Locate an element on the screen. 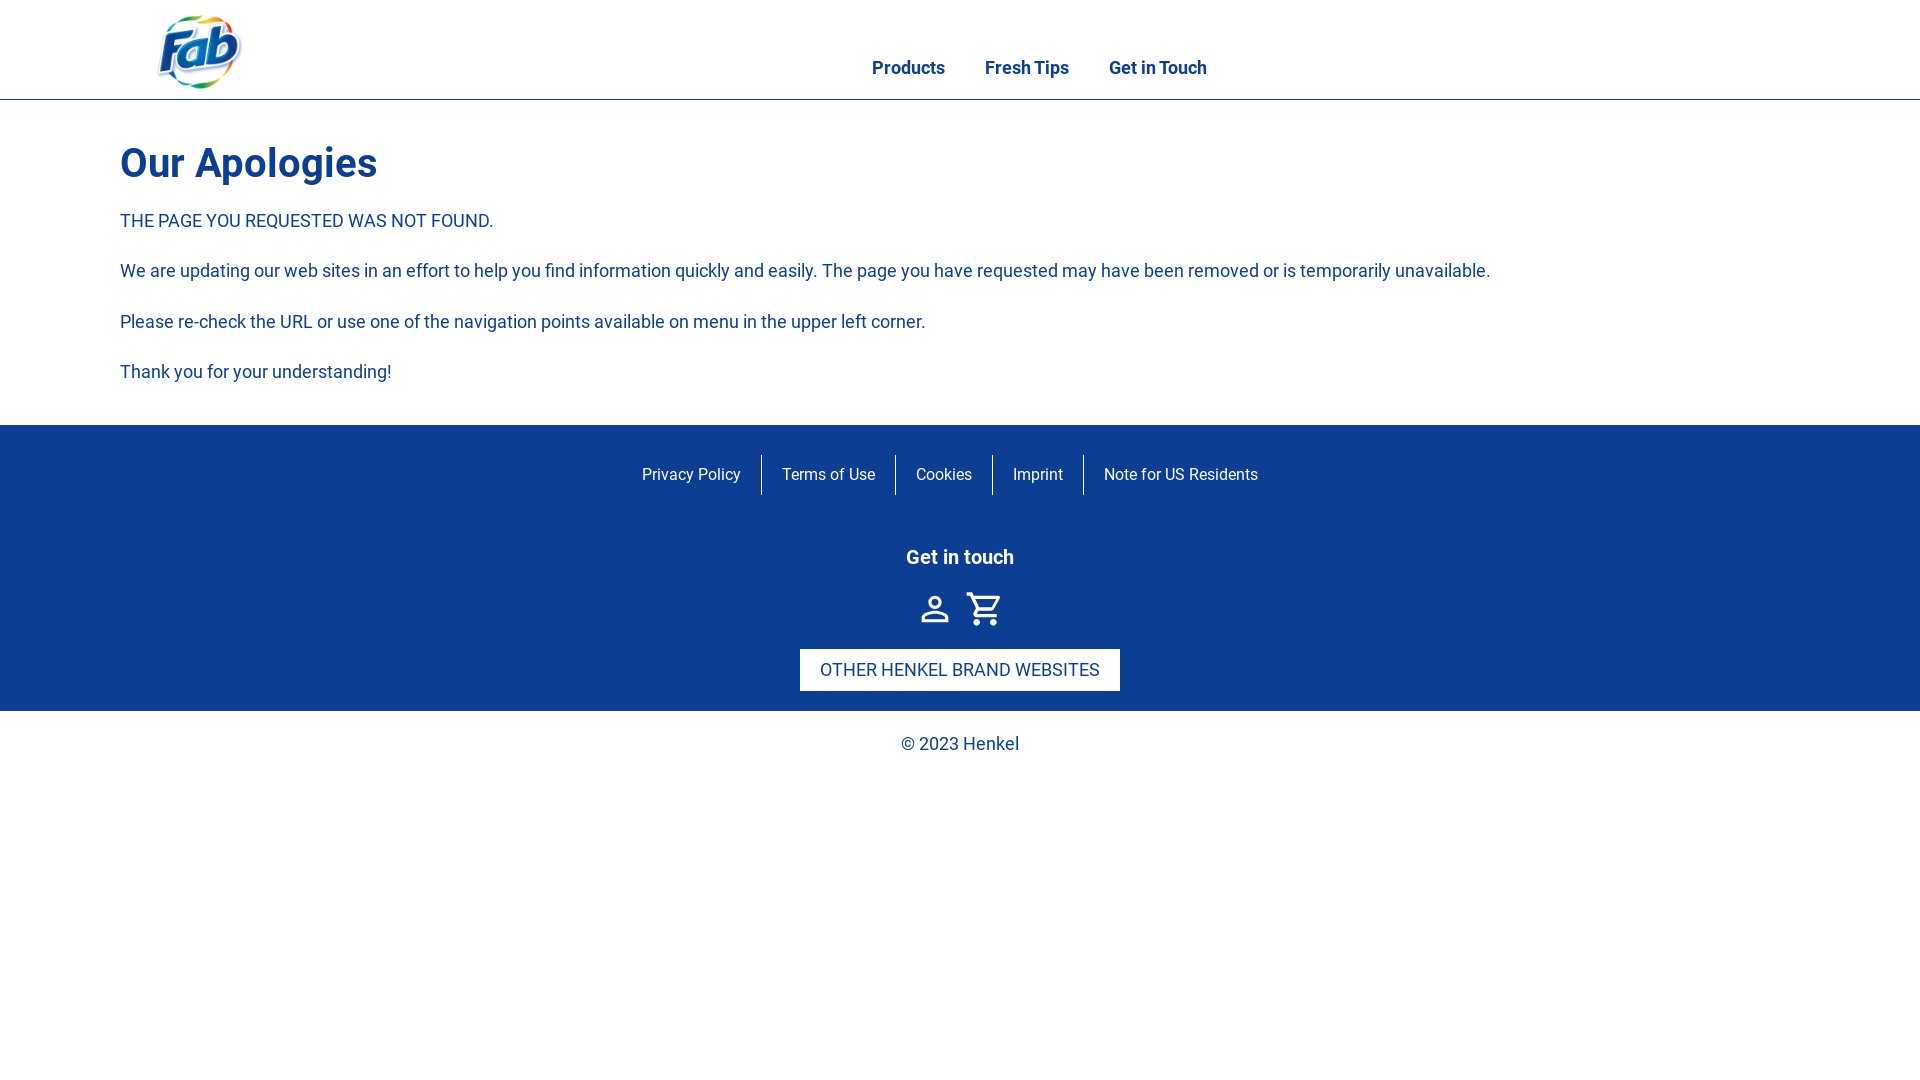 The height and width of the screenshot is (1080, 1920). 'Products' is located at coordinates (907, 67).